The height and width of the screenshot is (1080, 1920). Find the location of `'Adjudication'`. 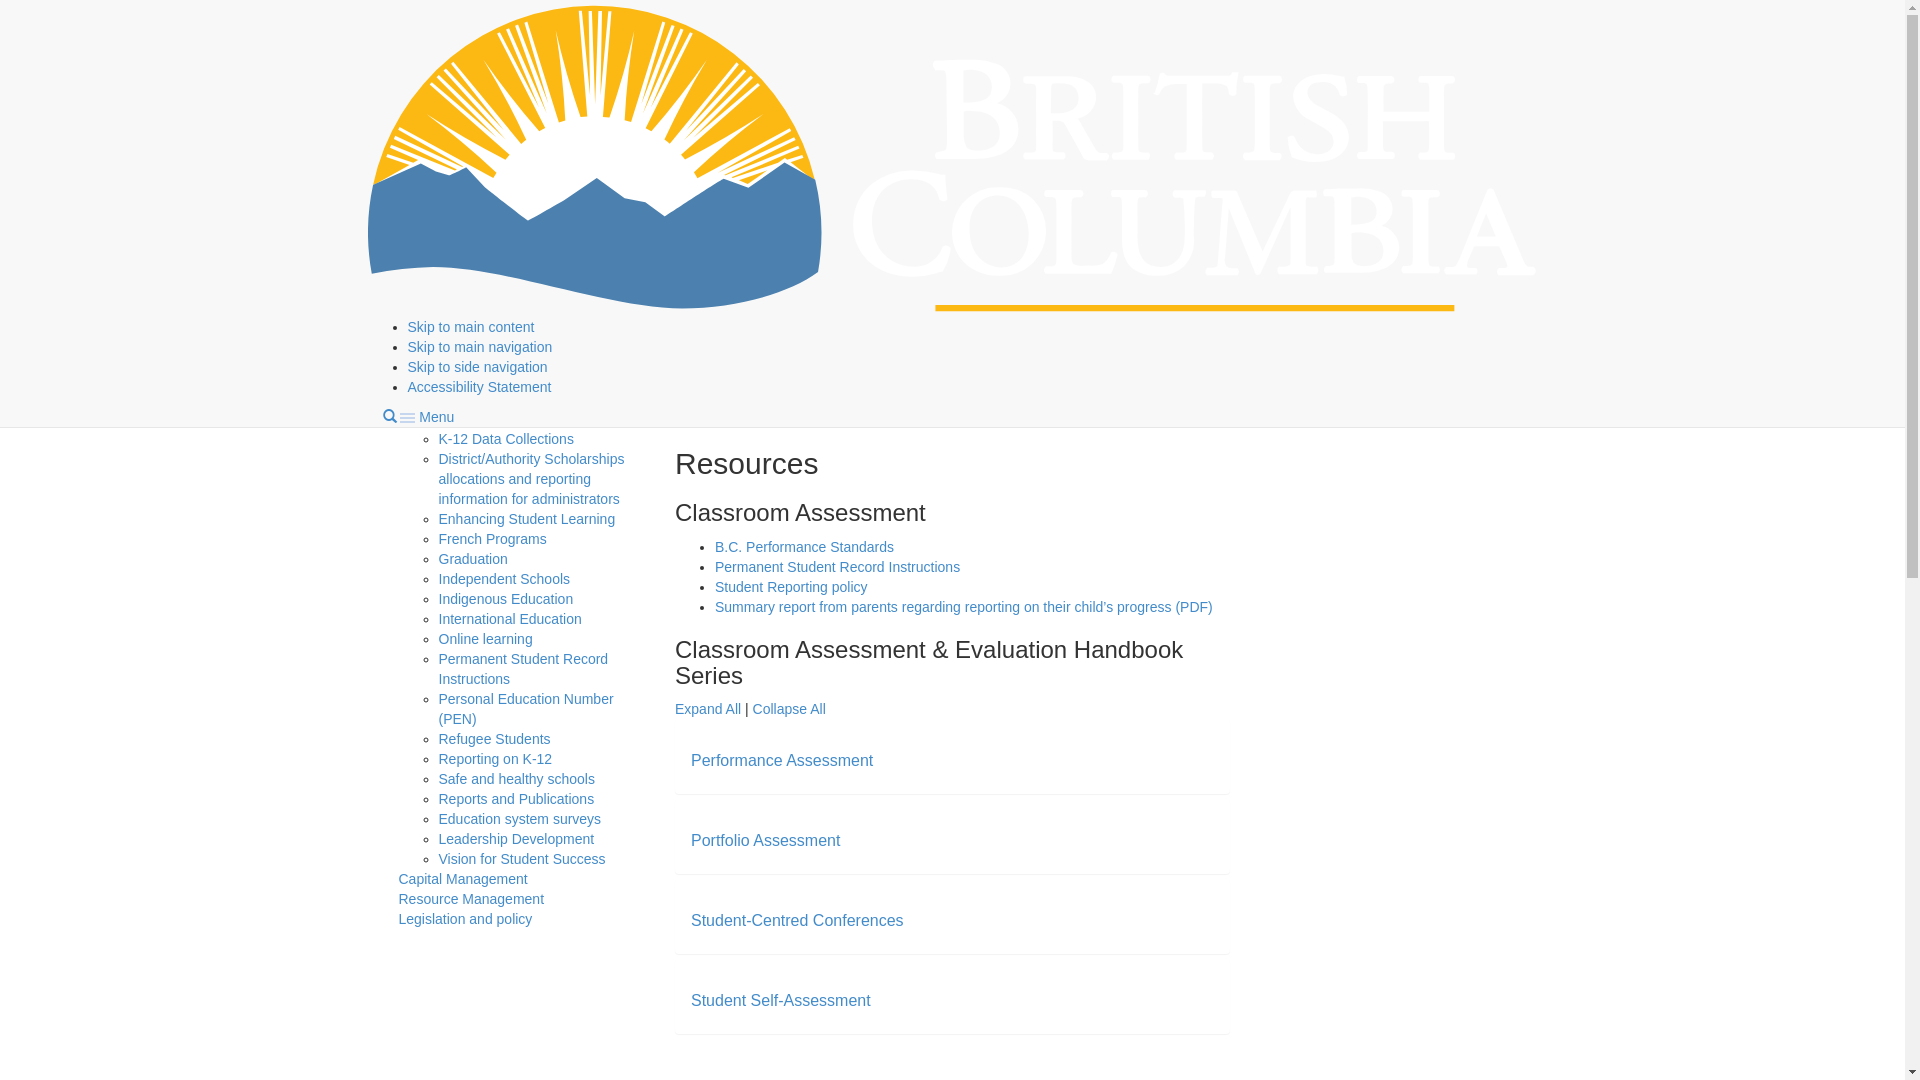

'Adjudication' is located at coordinates (515, 157).